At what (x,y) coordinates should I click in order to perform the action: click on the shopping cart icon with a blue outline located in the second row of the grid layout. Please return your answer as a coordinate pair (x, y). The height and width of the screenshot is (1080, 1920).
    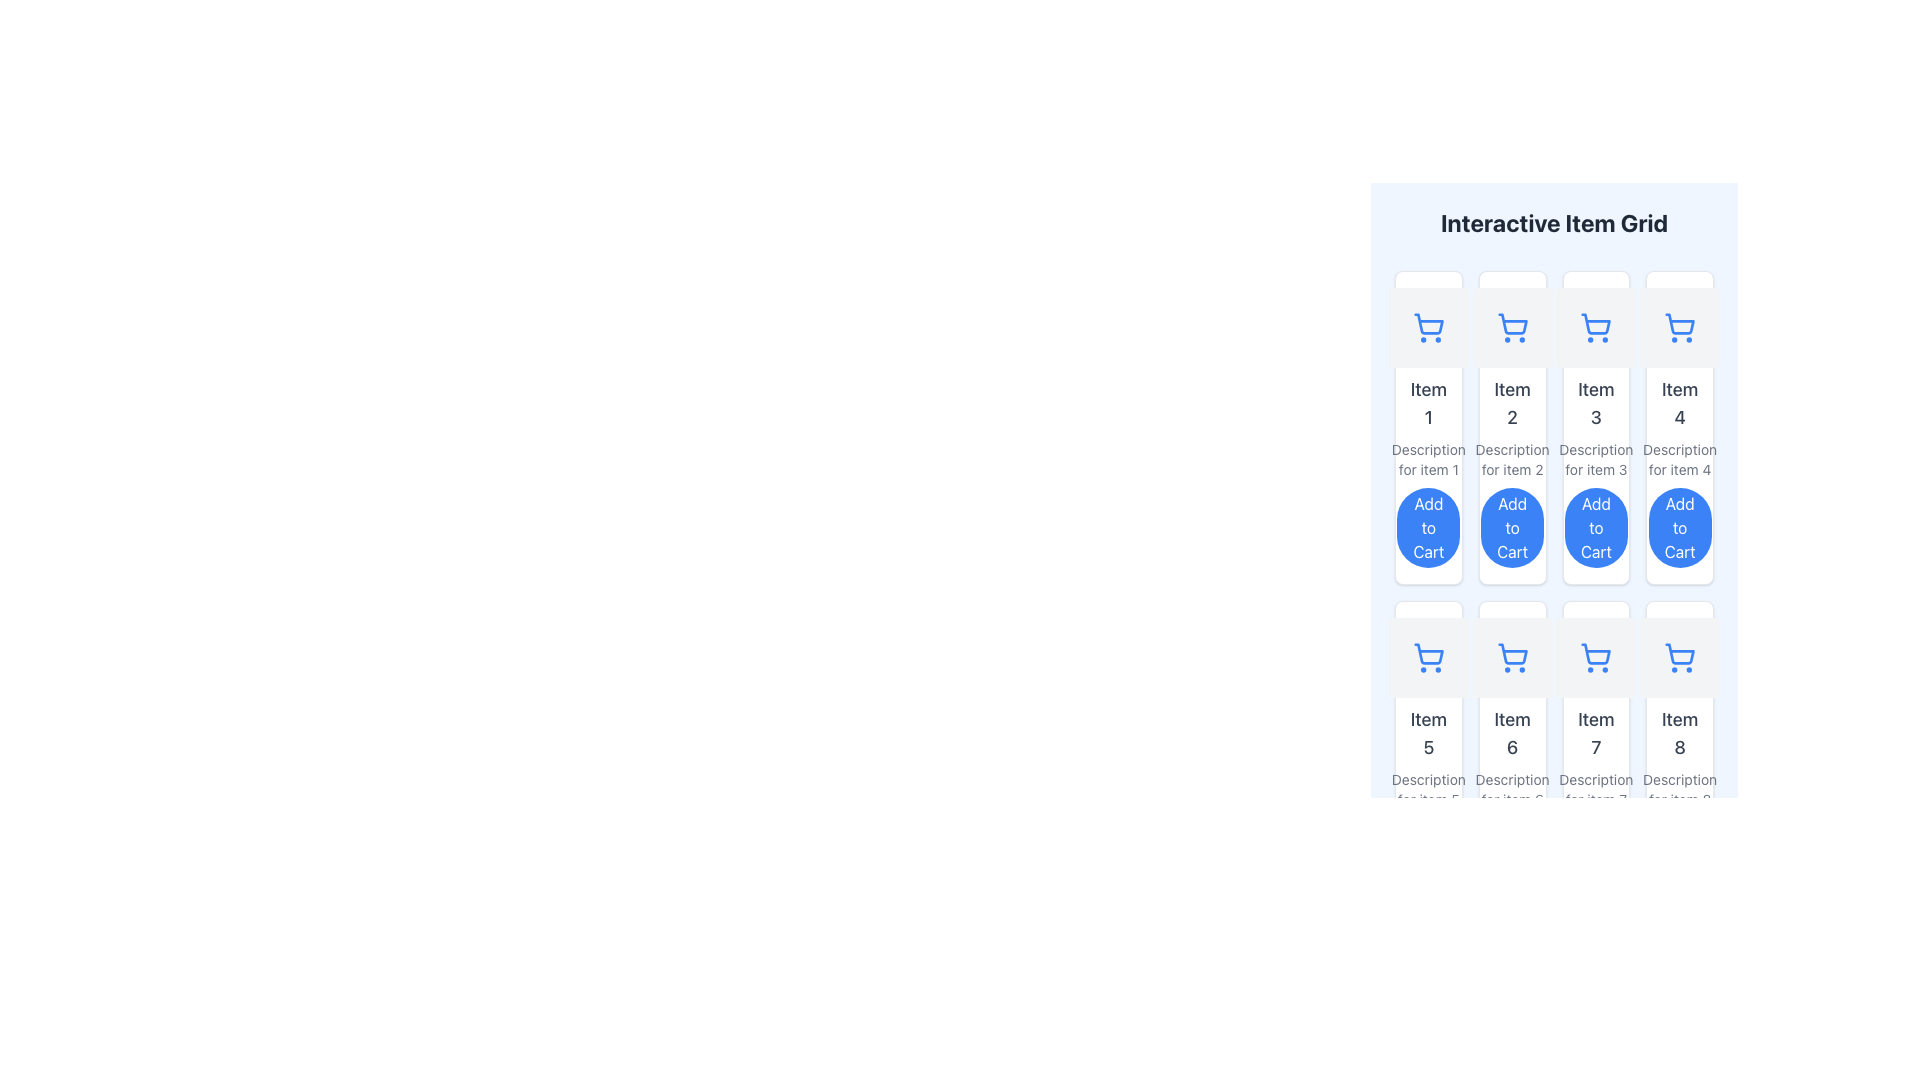
    Looking at the image, I should click on (1680, 658).